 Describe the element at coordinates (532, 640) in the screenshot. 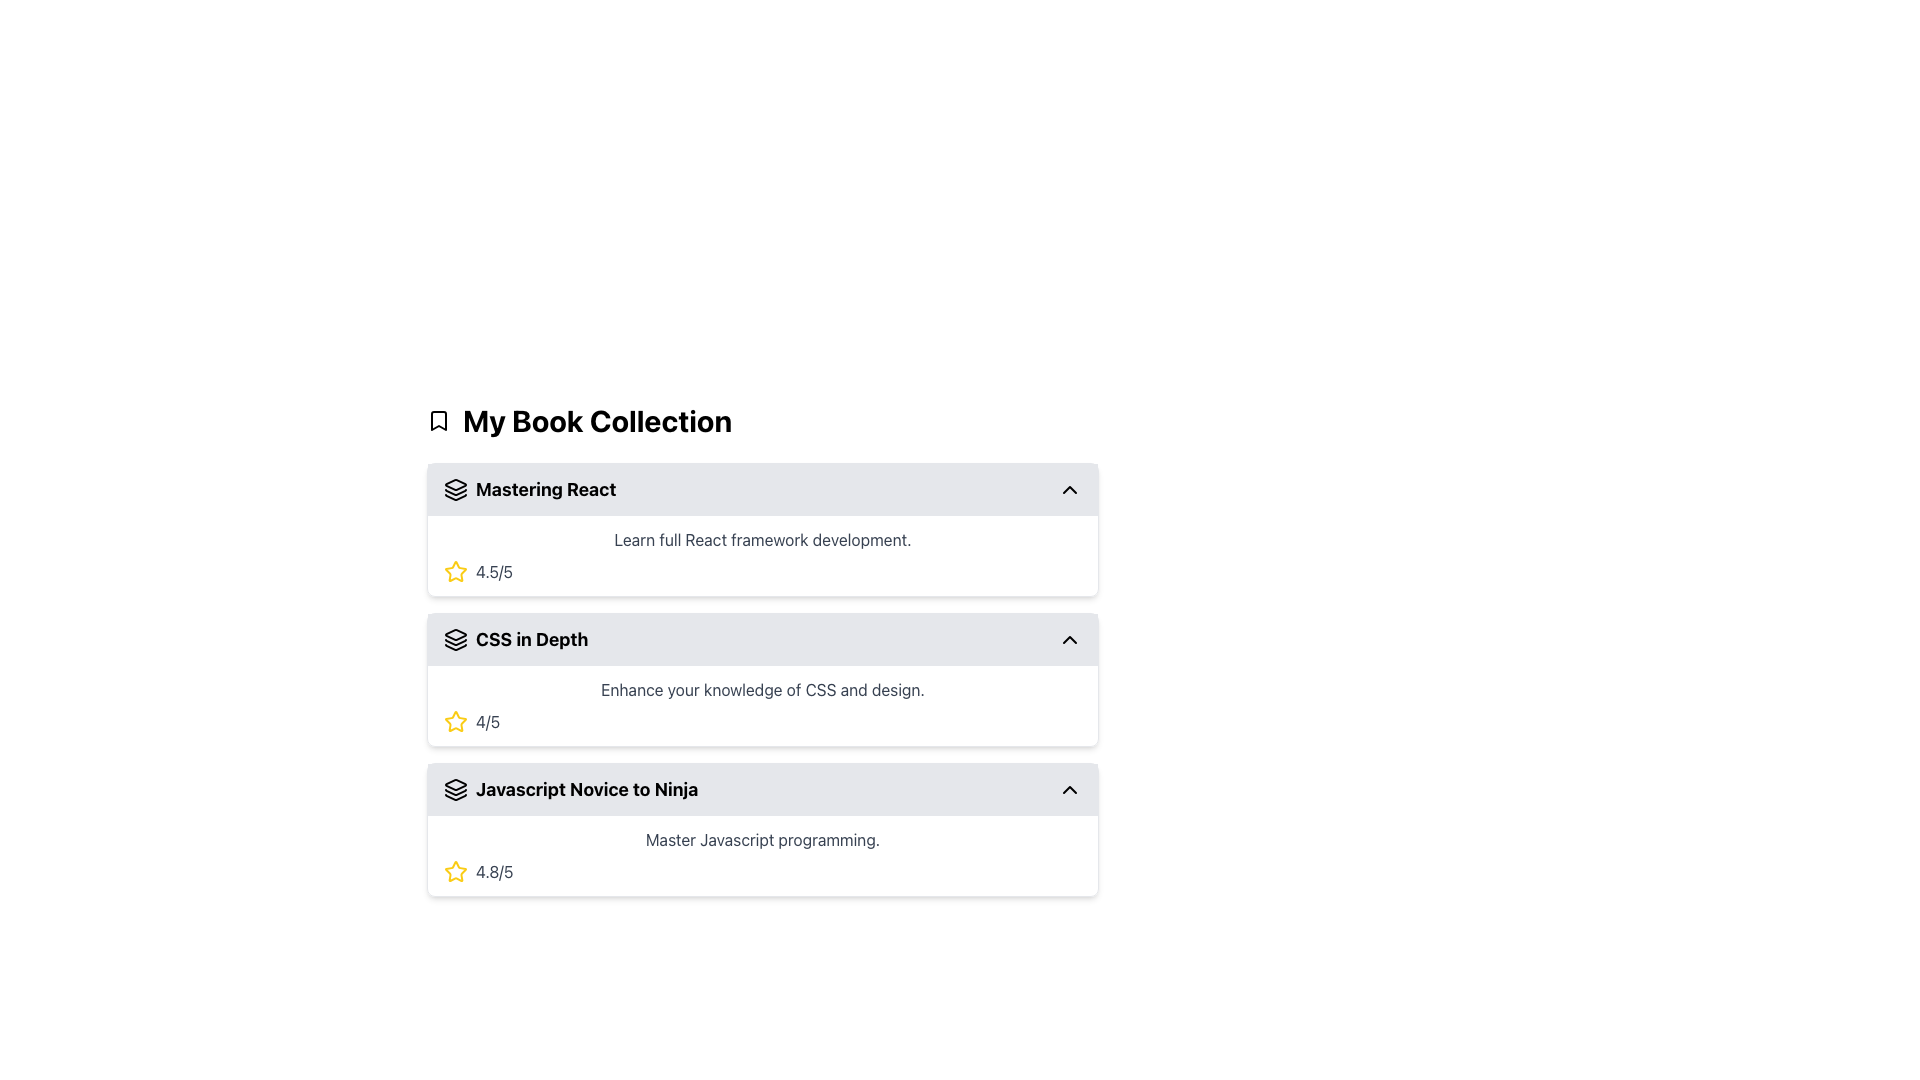

I see `the text label that identifies the book entry titled 'CSS in Depth' within the second card of 'My Book Collection'` at that location.